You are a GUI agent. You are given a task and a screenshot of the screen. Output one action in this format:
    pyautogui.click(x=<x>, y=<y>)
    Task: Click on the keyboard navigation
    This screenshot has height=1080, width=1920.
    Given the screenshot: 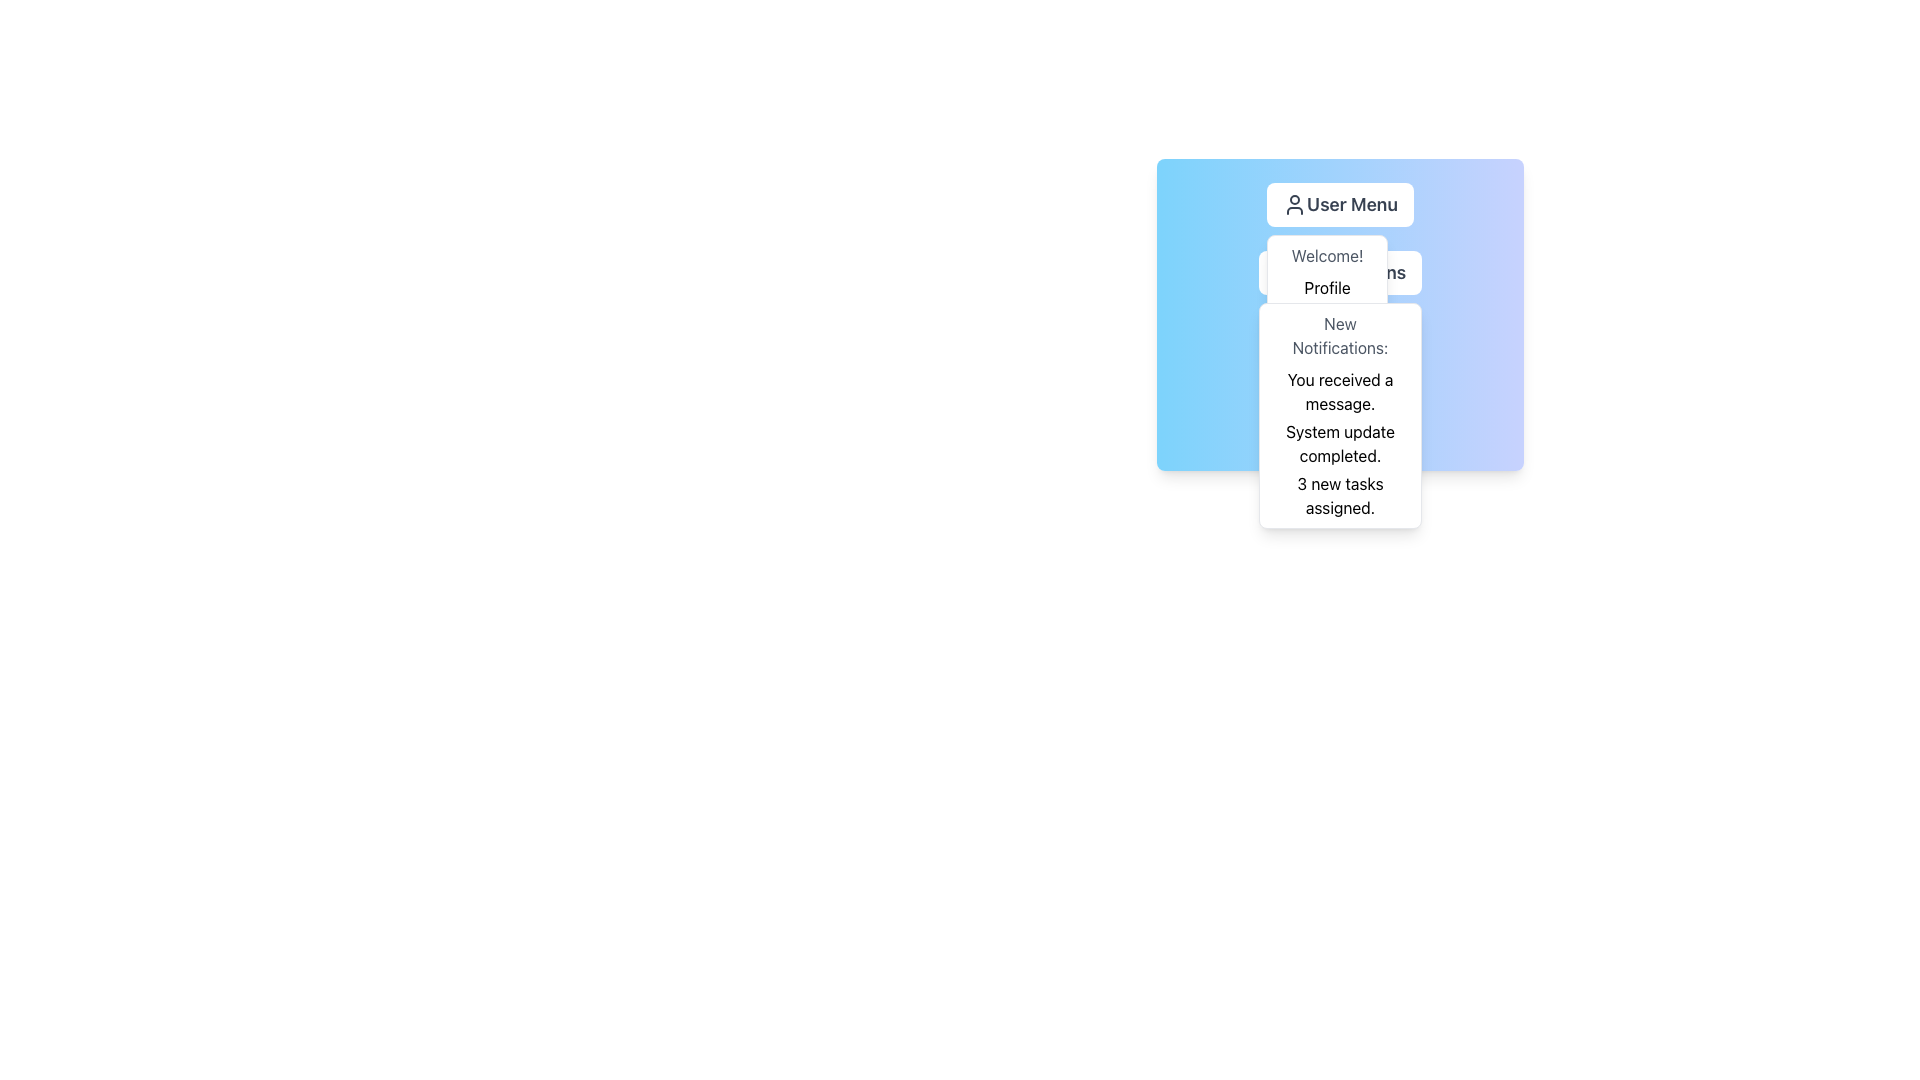 What is the action you would take?
    pyautogui.click(x=1327, y=288)
    